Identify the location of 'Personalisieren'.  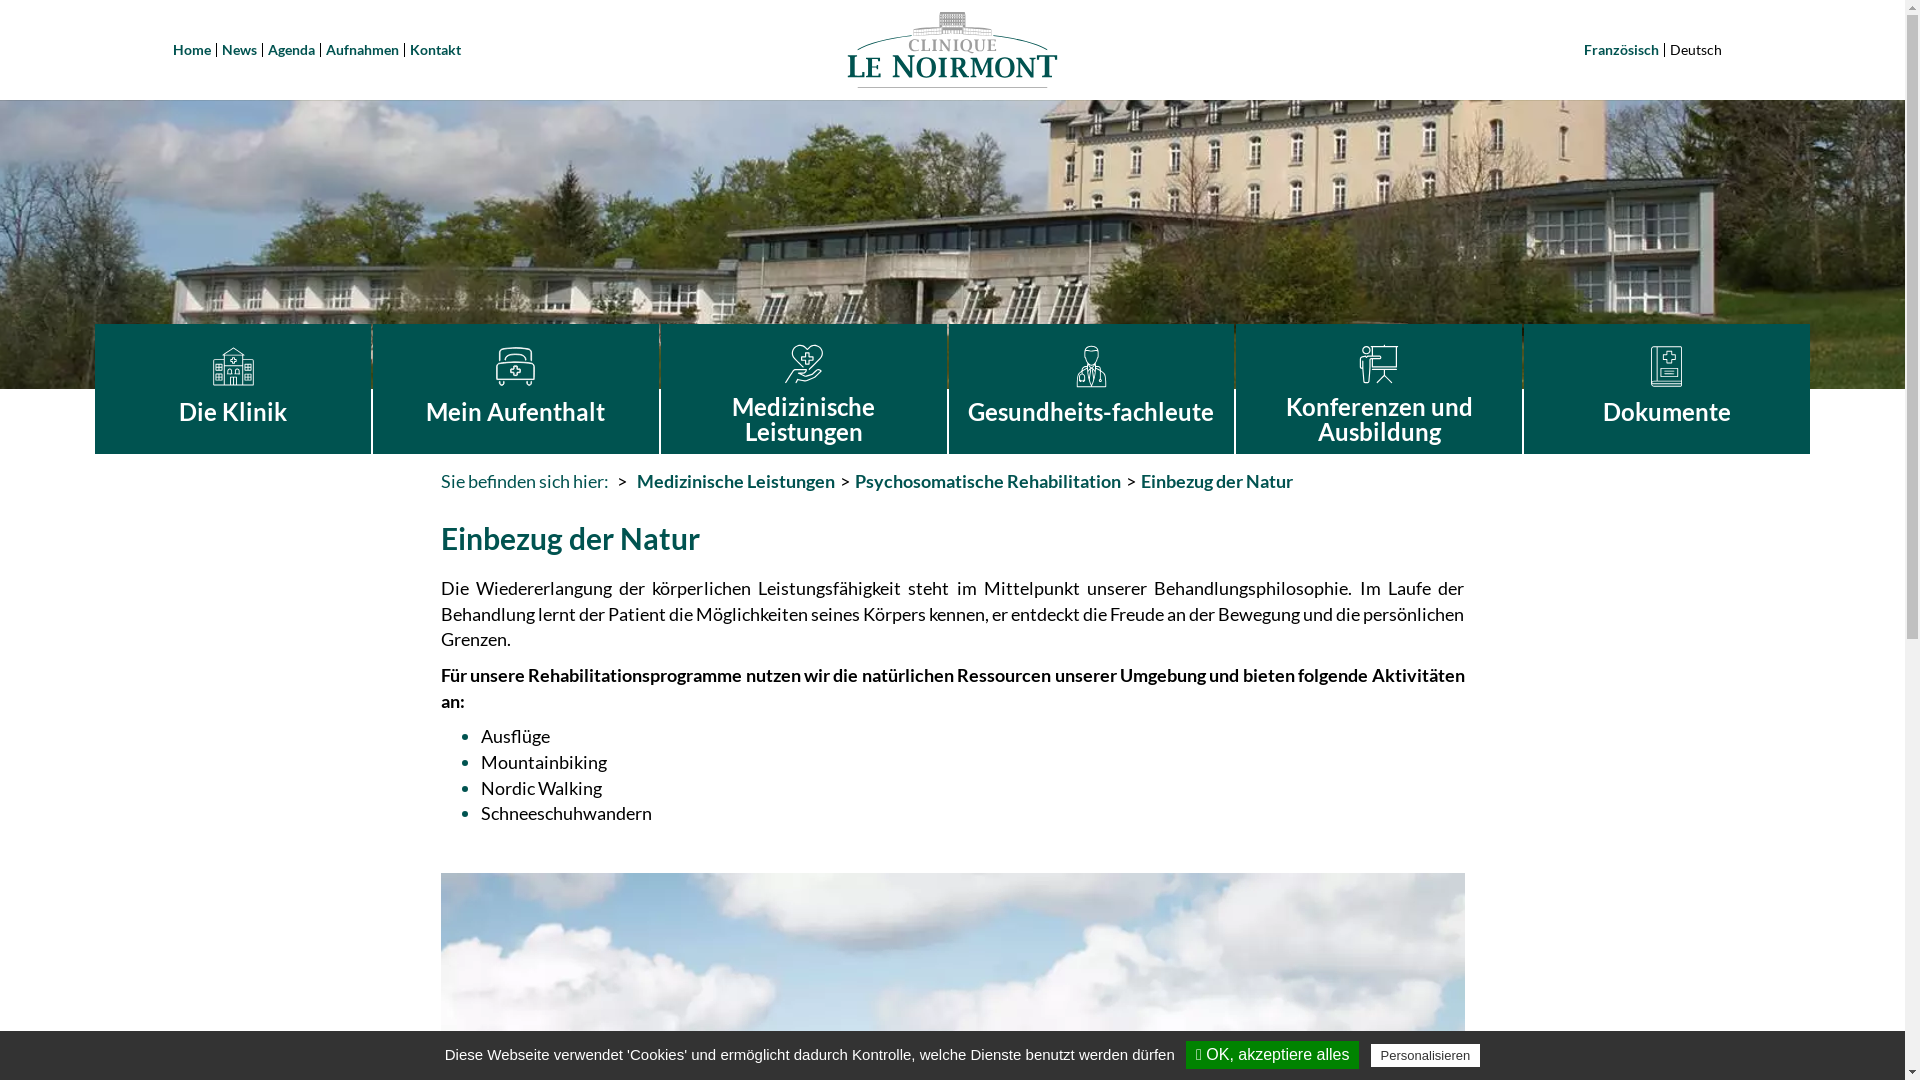
(1424, 1054).